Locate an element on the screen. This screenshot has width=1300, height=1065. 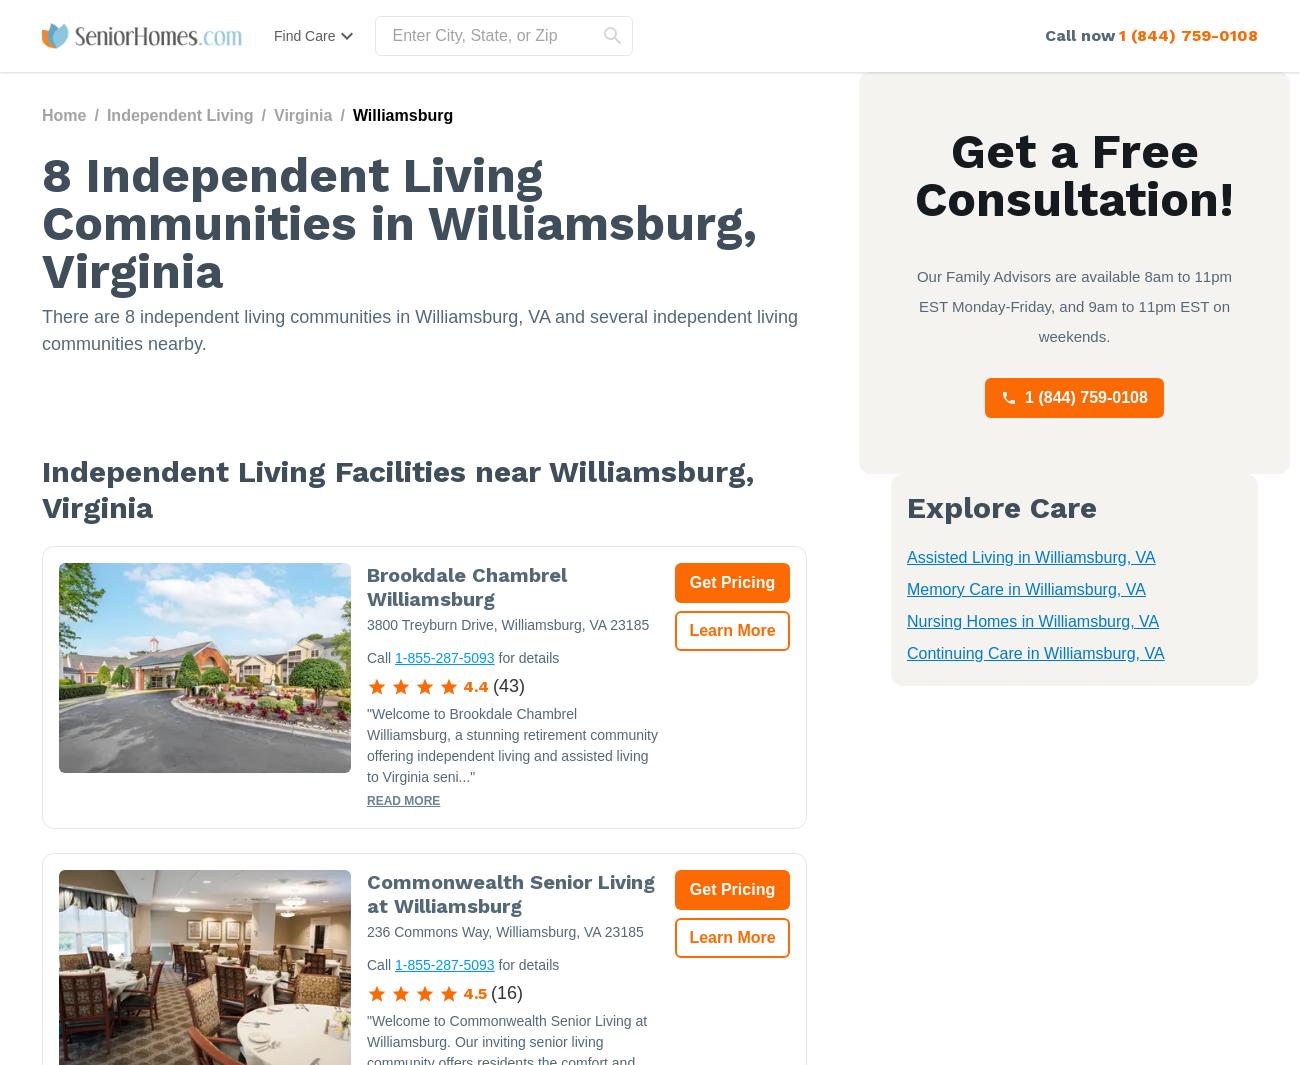
'READ MORE' is located at coordinates (403, 800).